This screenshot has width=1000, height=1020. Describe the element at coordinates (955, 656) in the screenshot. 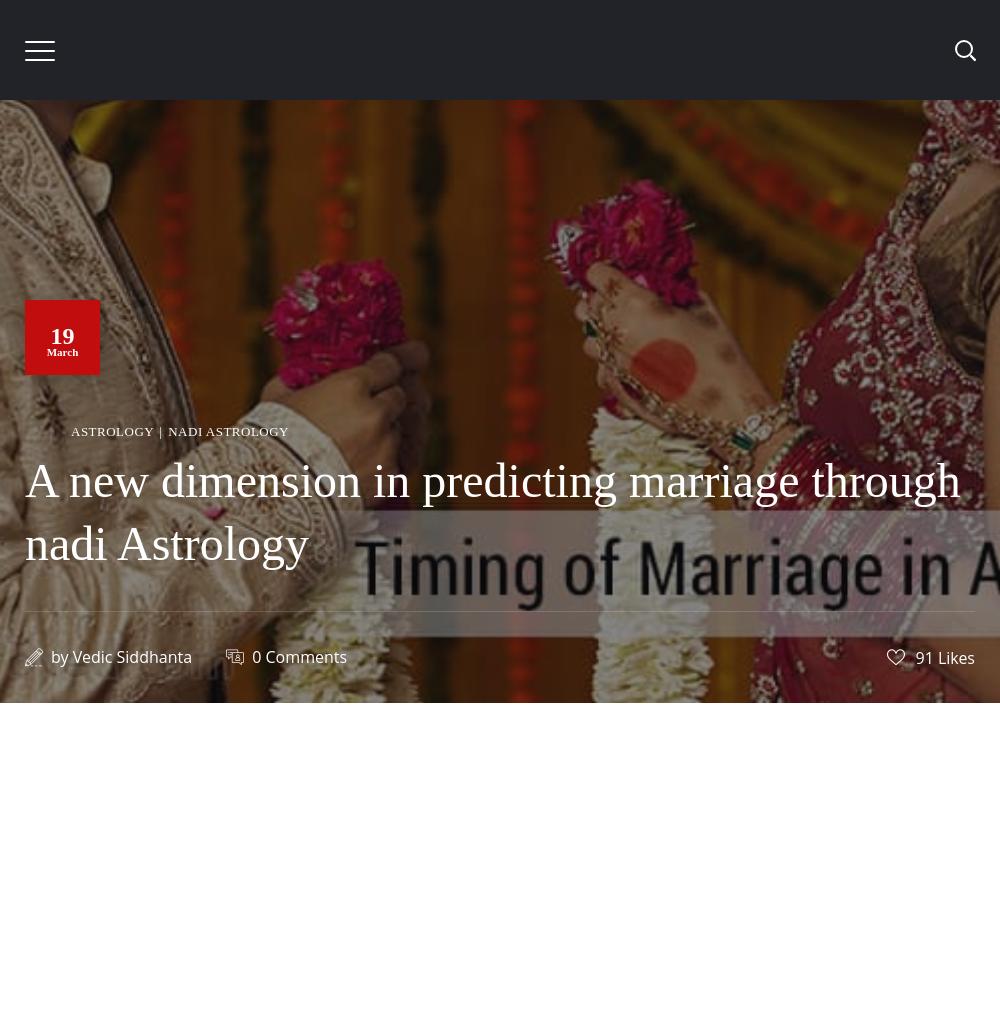

I see `'Likes'` at that location.